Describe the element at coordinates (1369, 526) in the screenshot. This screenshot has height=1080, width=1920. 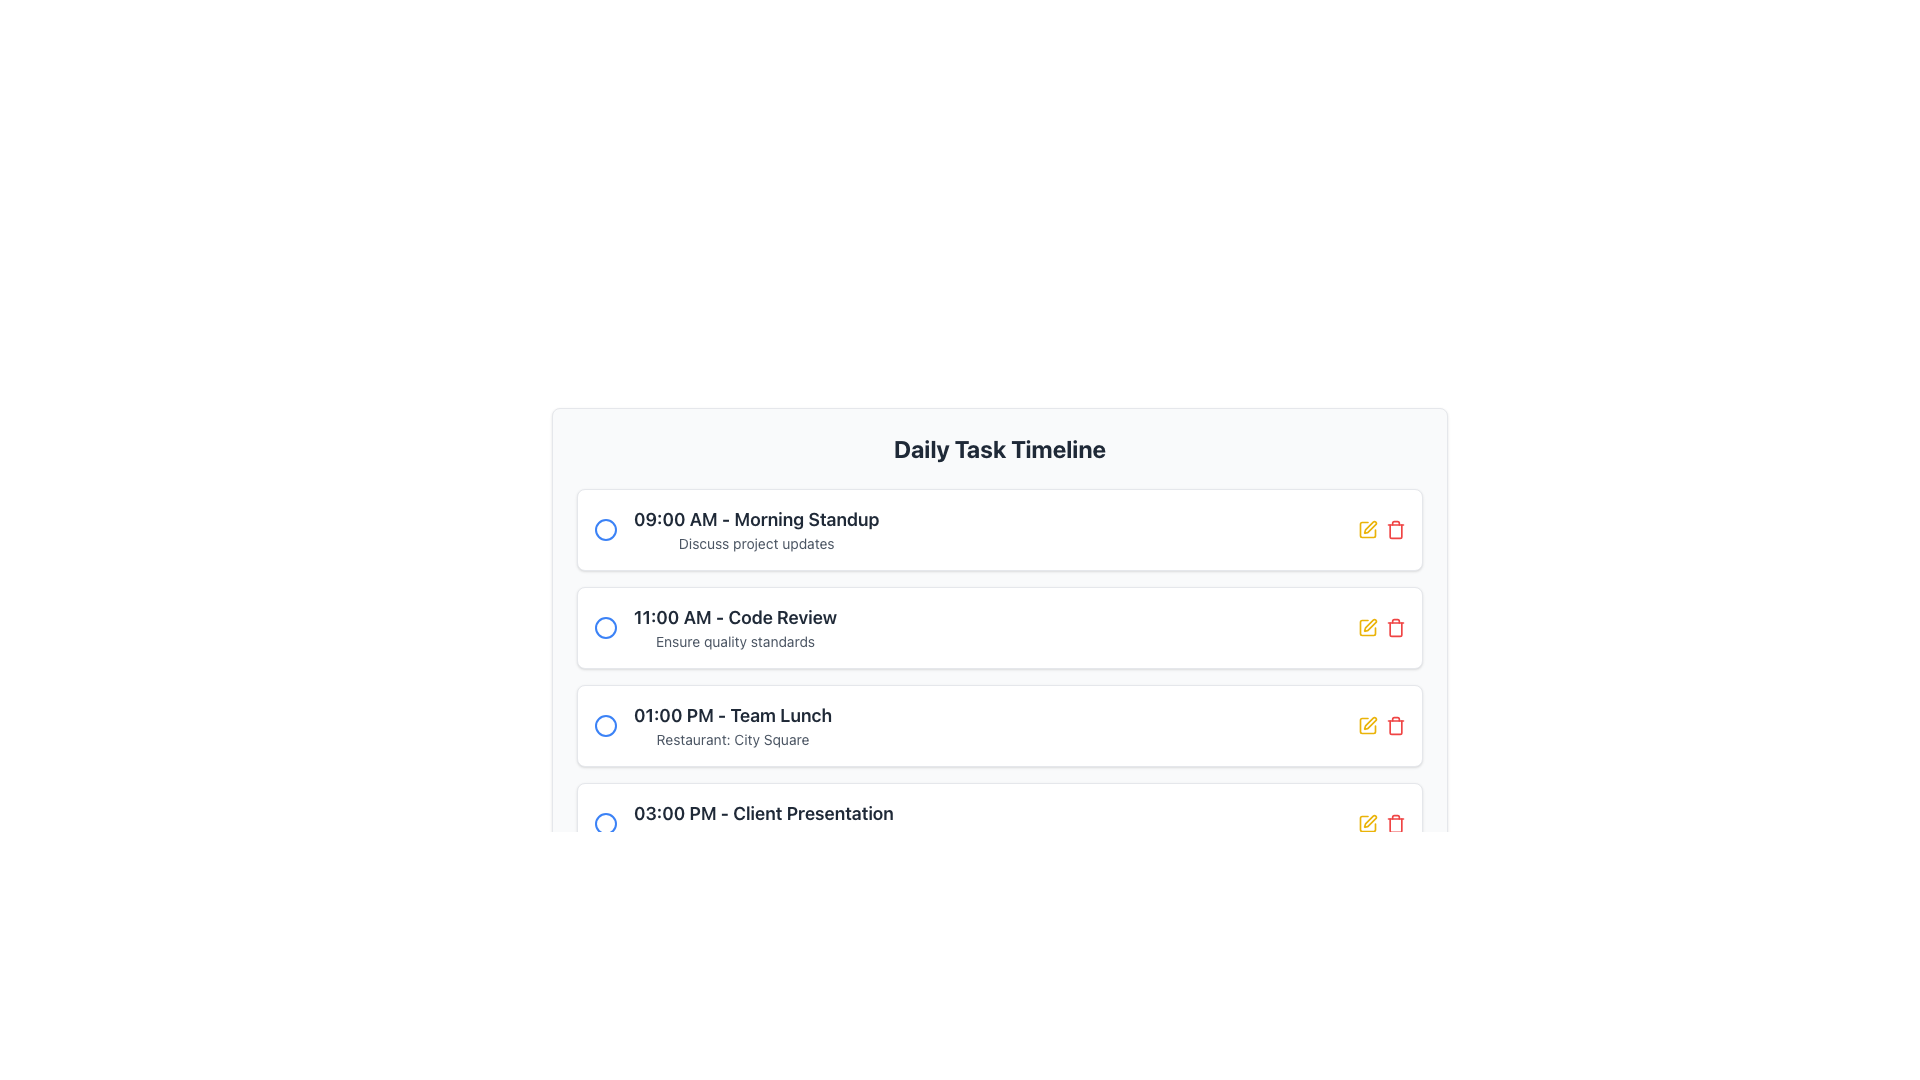
I see `the small SVG icon button with a yellow border, located on the right side of the '11:00 AM - Code Review' entry in the list` at that location.